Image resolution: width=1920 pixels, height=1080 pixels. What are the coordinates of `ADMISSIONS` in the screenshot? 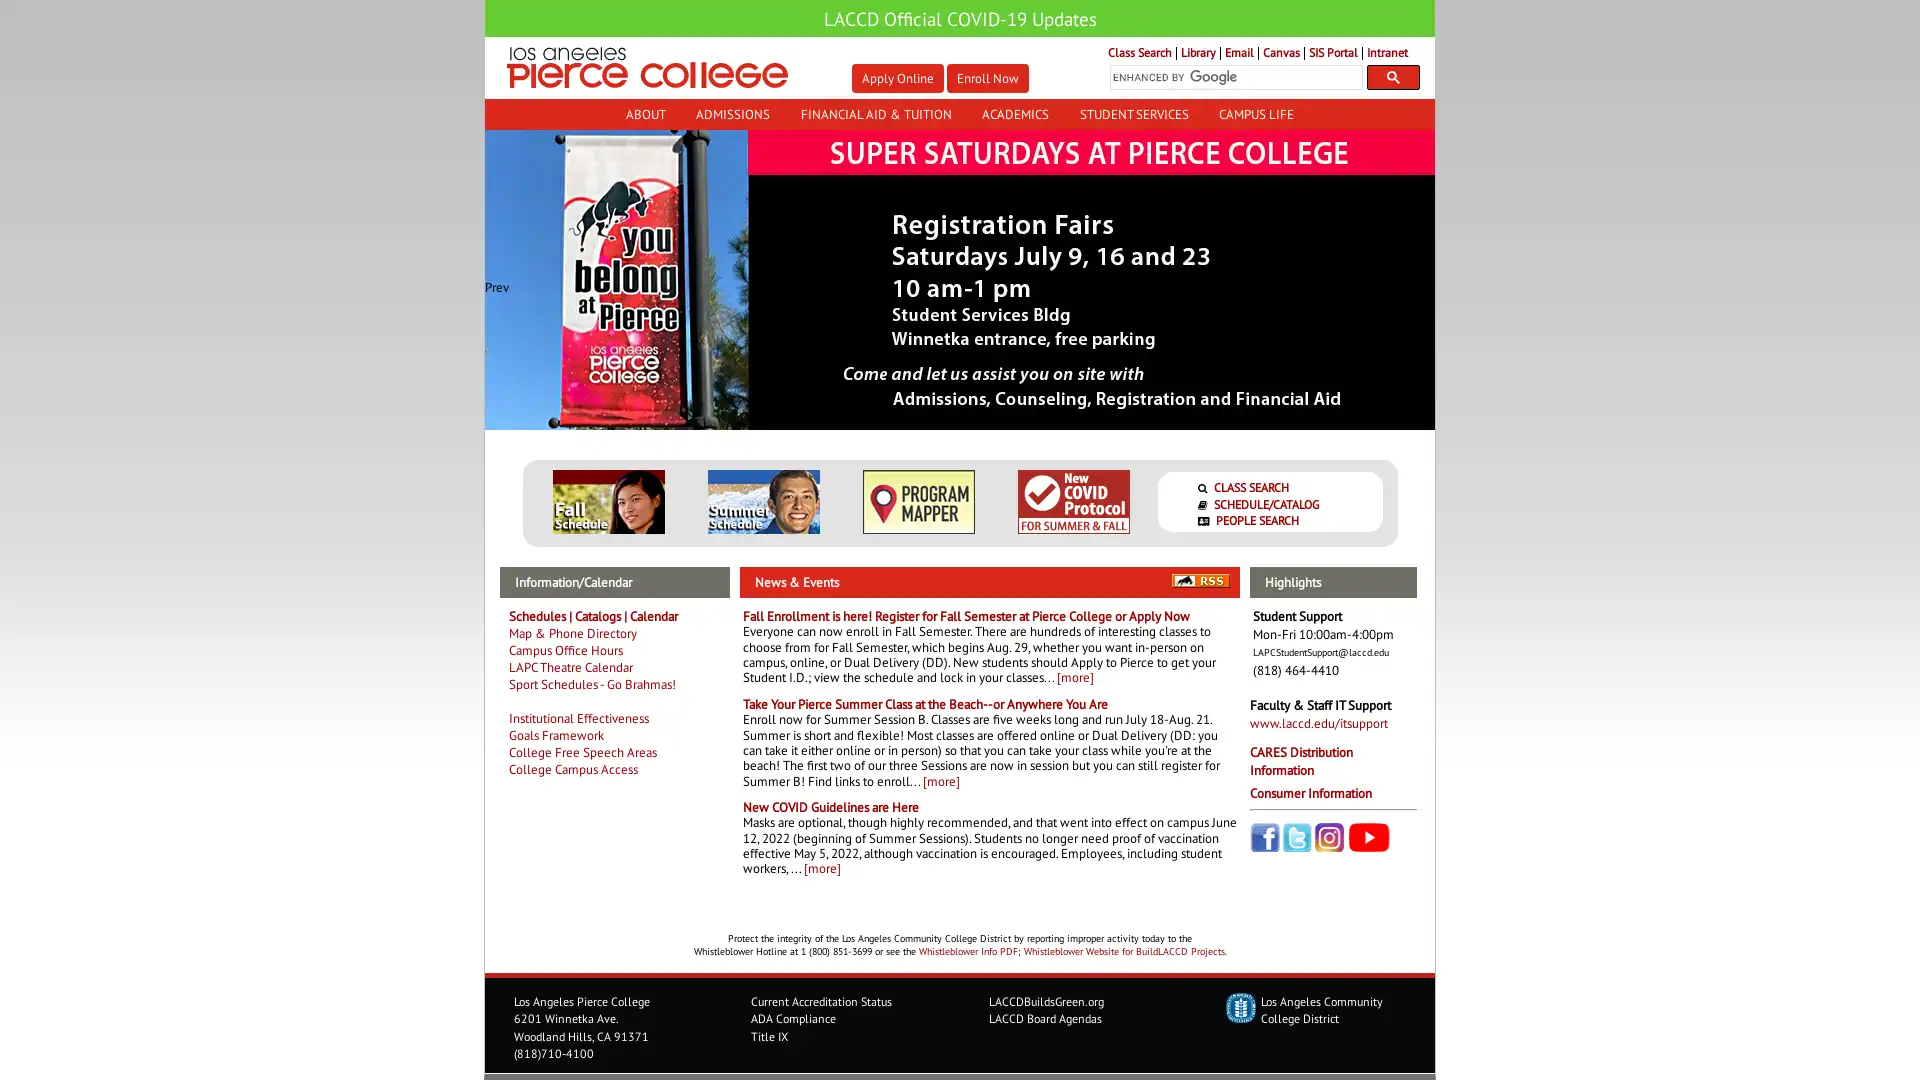 It's located at (731, 114).